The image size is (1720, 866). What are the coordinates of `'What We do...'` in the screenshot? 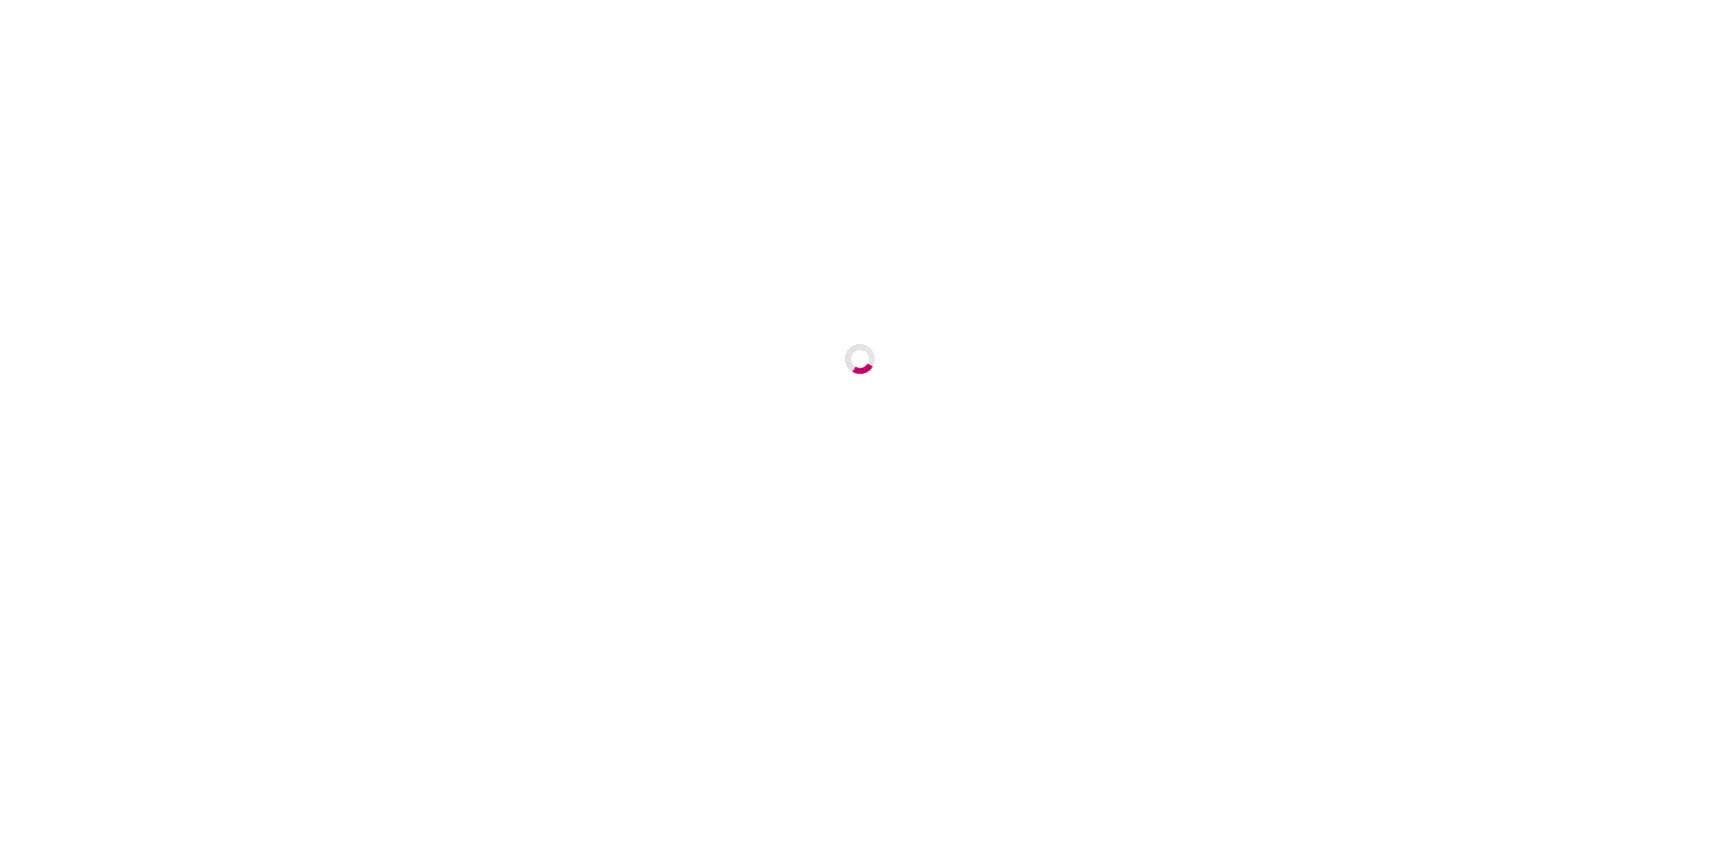 It's located at (873, 737).